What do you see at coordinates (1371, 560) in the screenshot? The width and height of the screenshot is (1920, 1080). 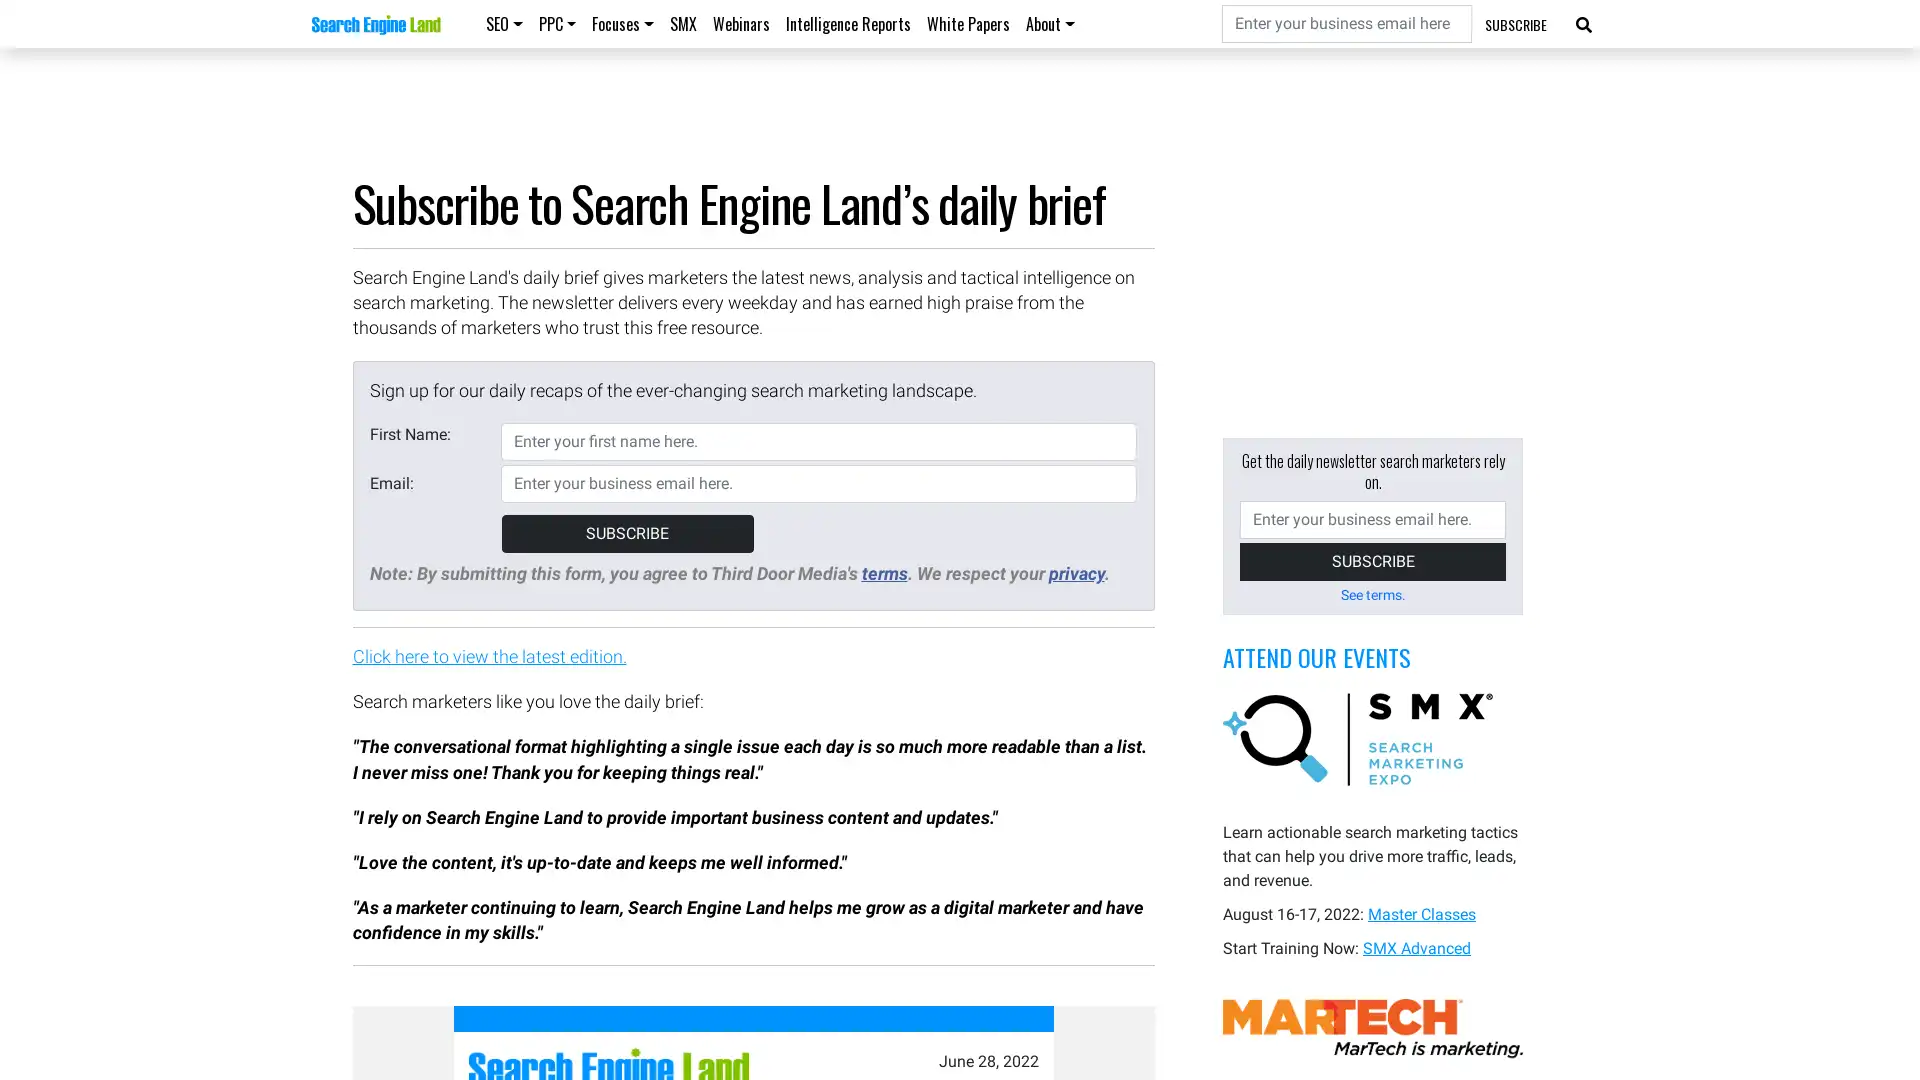 I see `SUBSCRIBE` at bounding box center [1371, 560].